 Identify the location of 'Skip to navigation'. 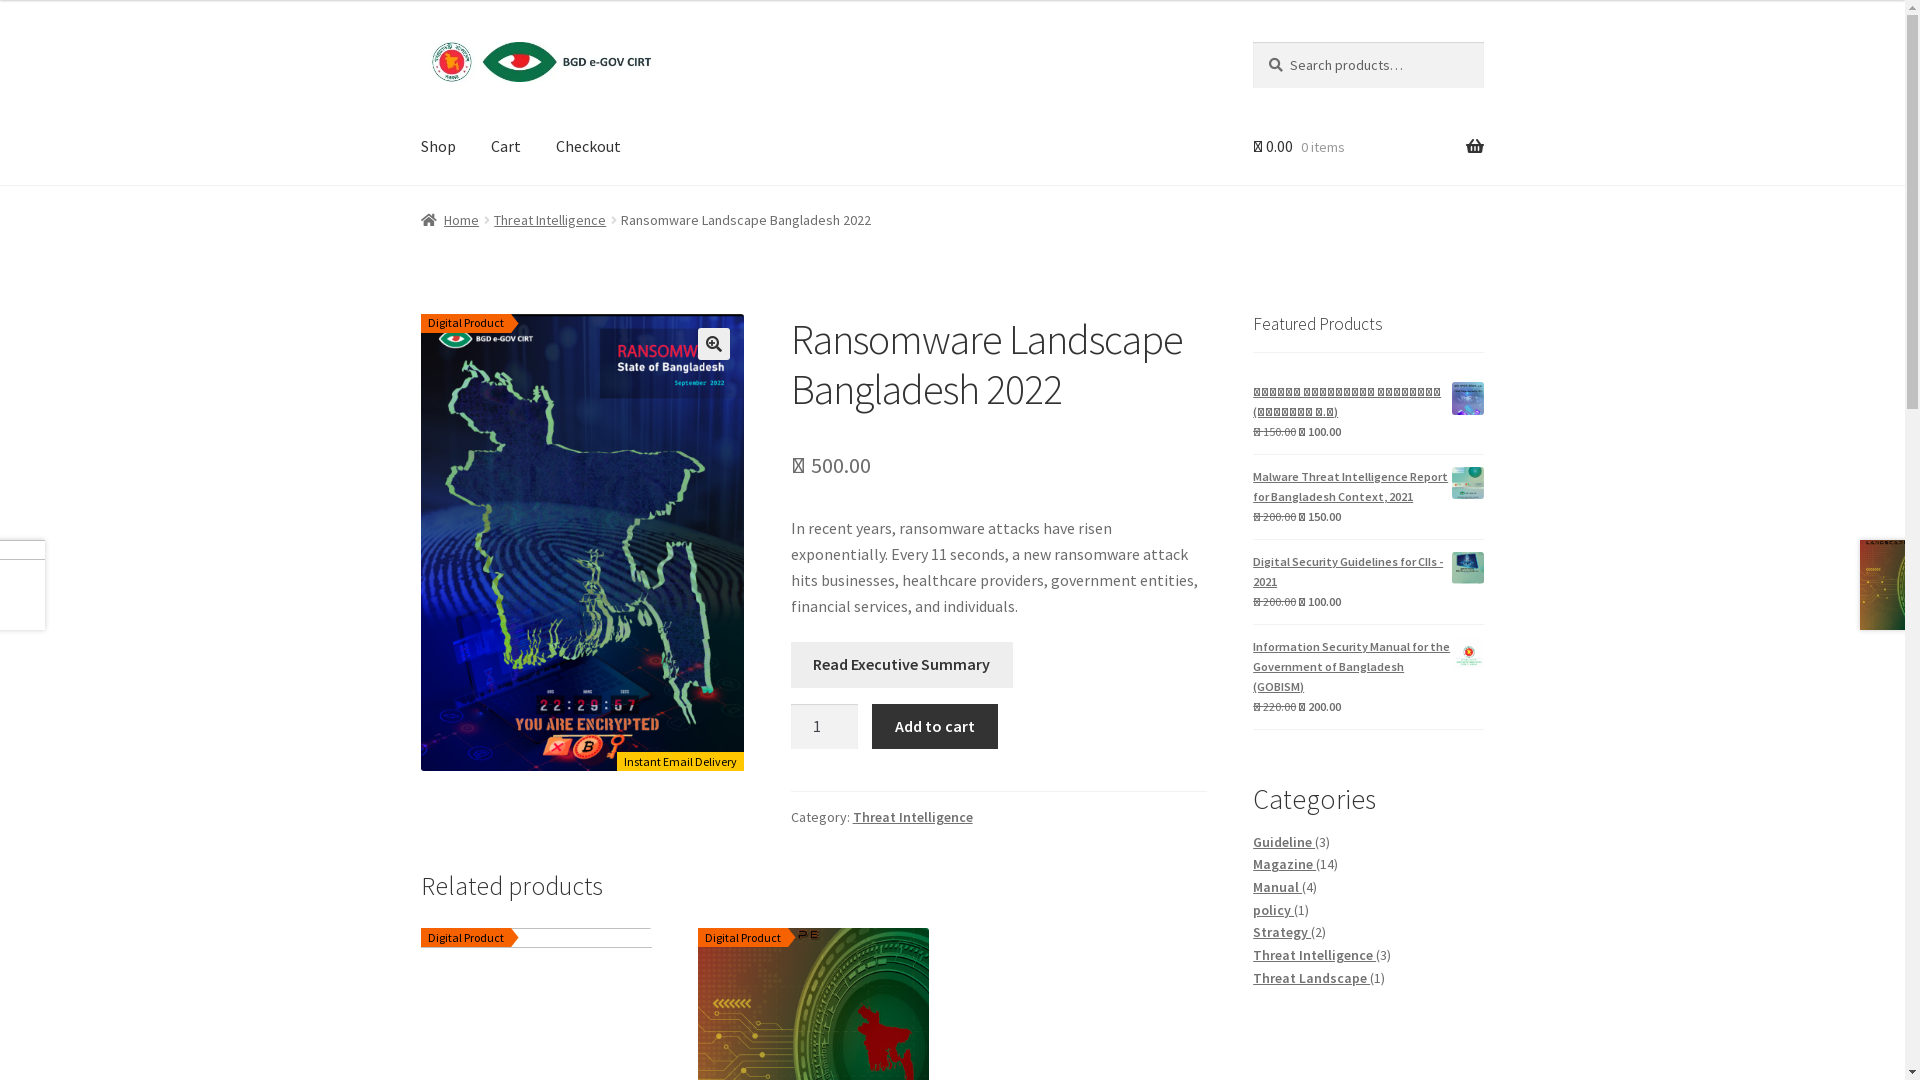
(419, 41).